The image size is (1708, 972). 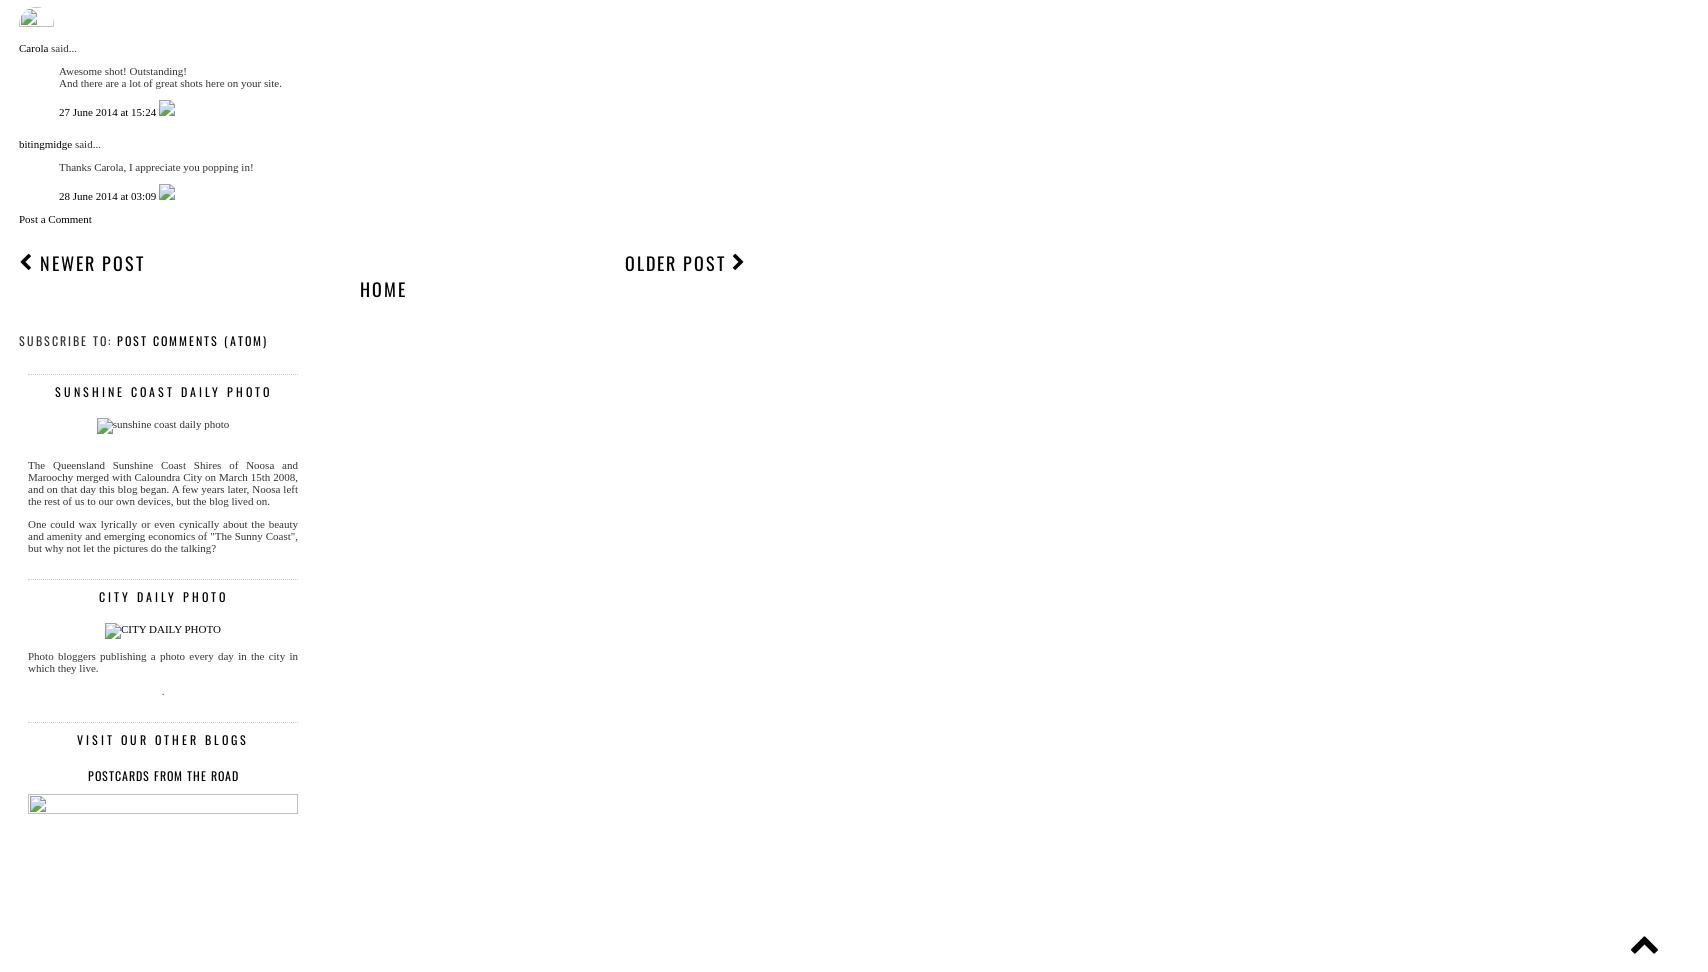 I want to click on 'sunshine coast daily photo', so click(x=162, y=391).